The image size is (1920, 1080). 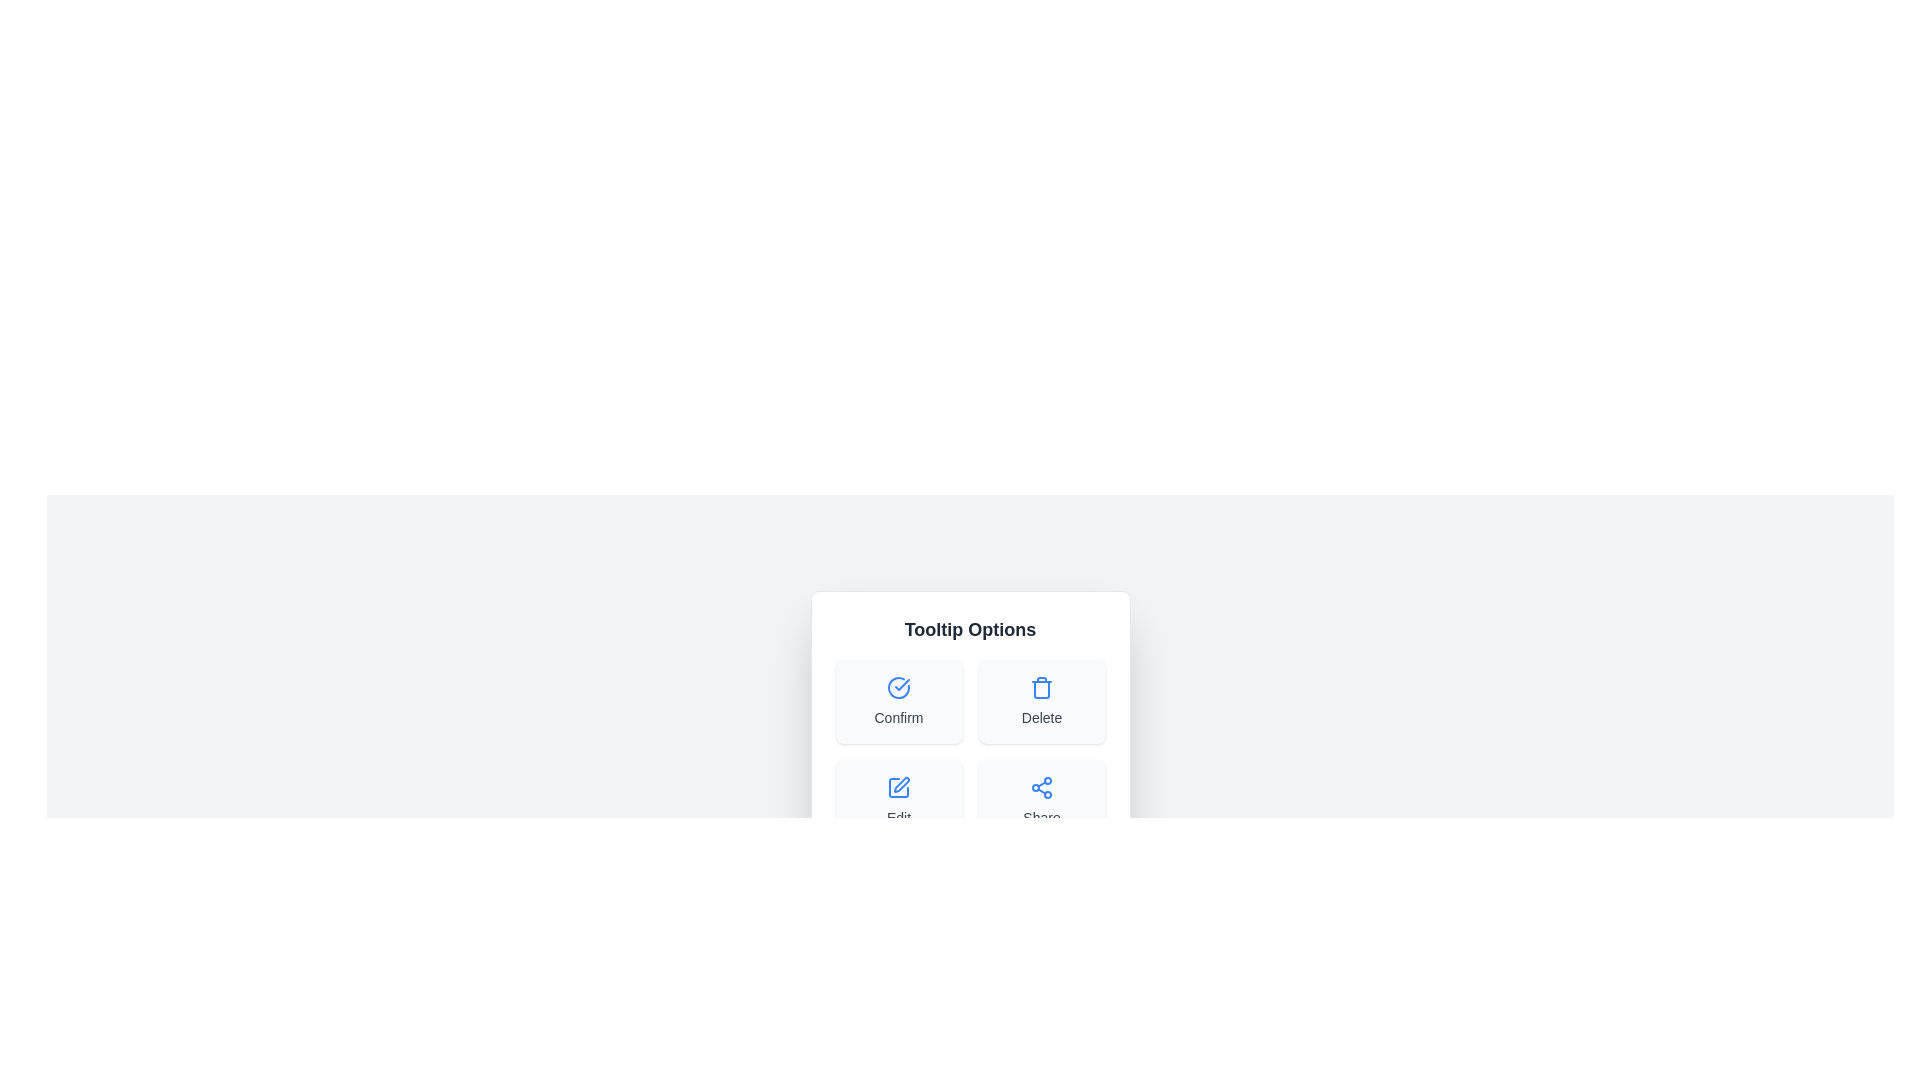 I want to click on the 'Confirm' button, which features a circular checkmark icon and the text 'Confirm' in dark gray, located at the top-left corner of the grid layout, so click(x=897, y=701).